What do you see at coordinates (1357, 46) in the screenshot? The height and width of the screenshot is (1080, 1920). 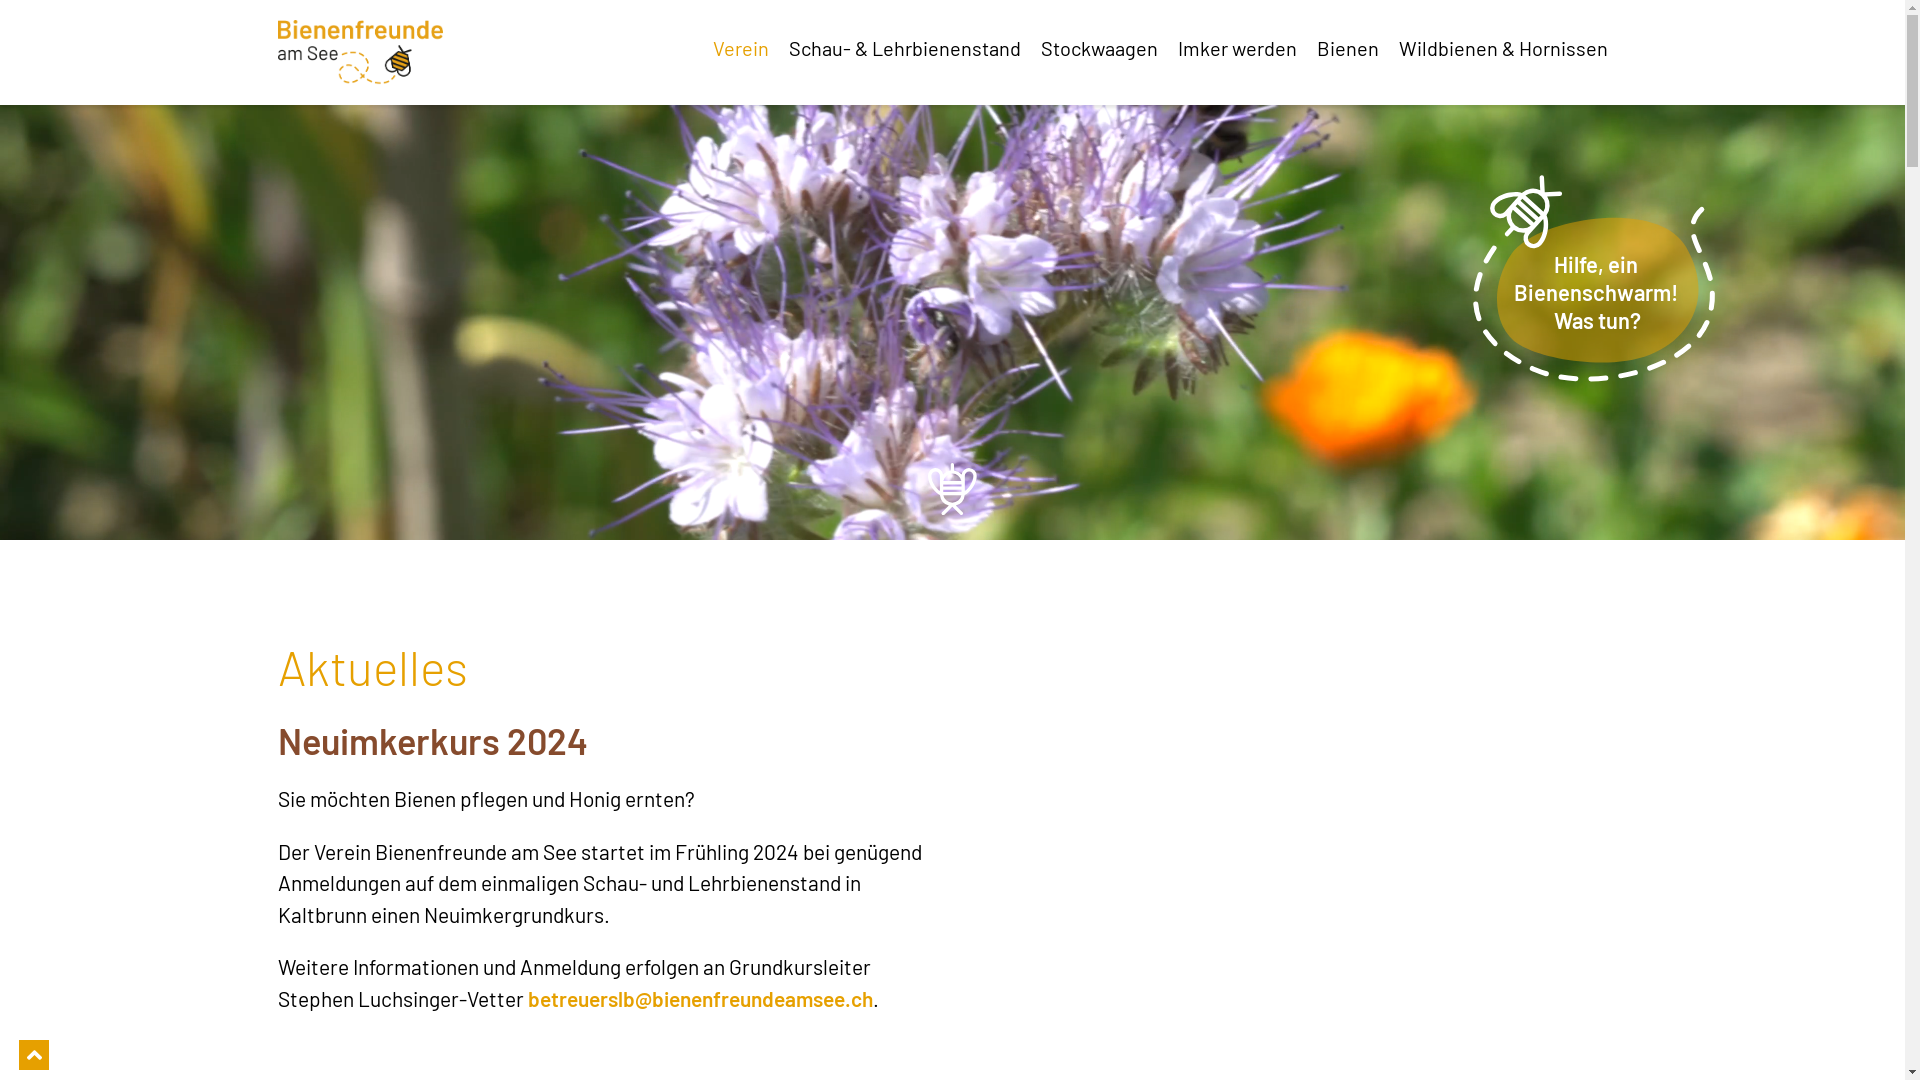 I see `'Bienen'` at bounding box center [1357, 46].